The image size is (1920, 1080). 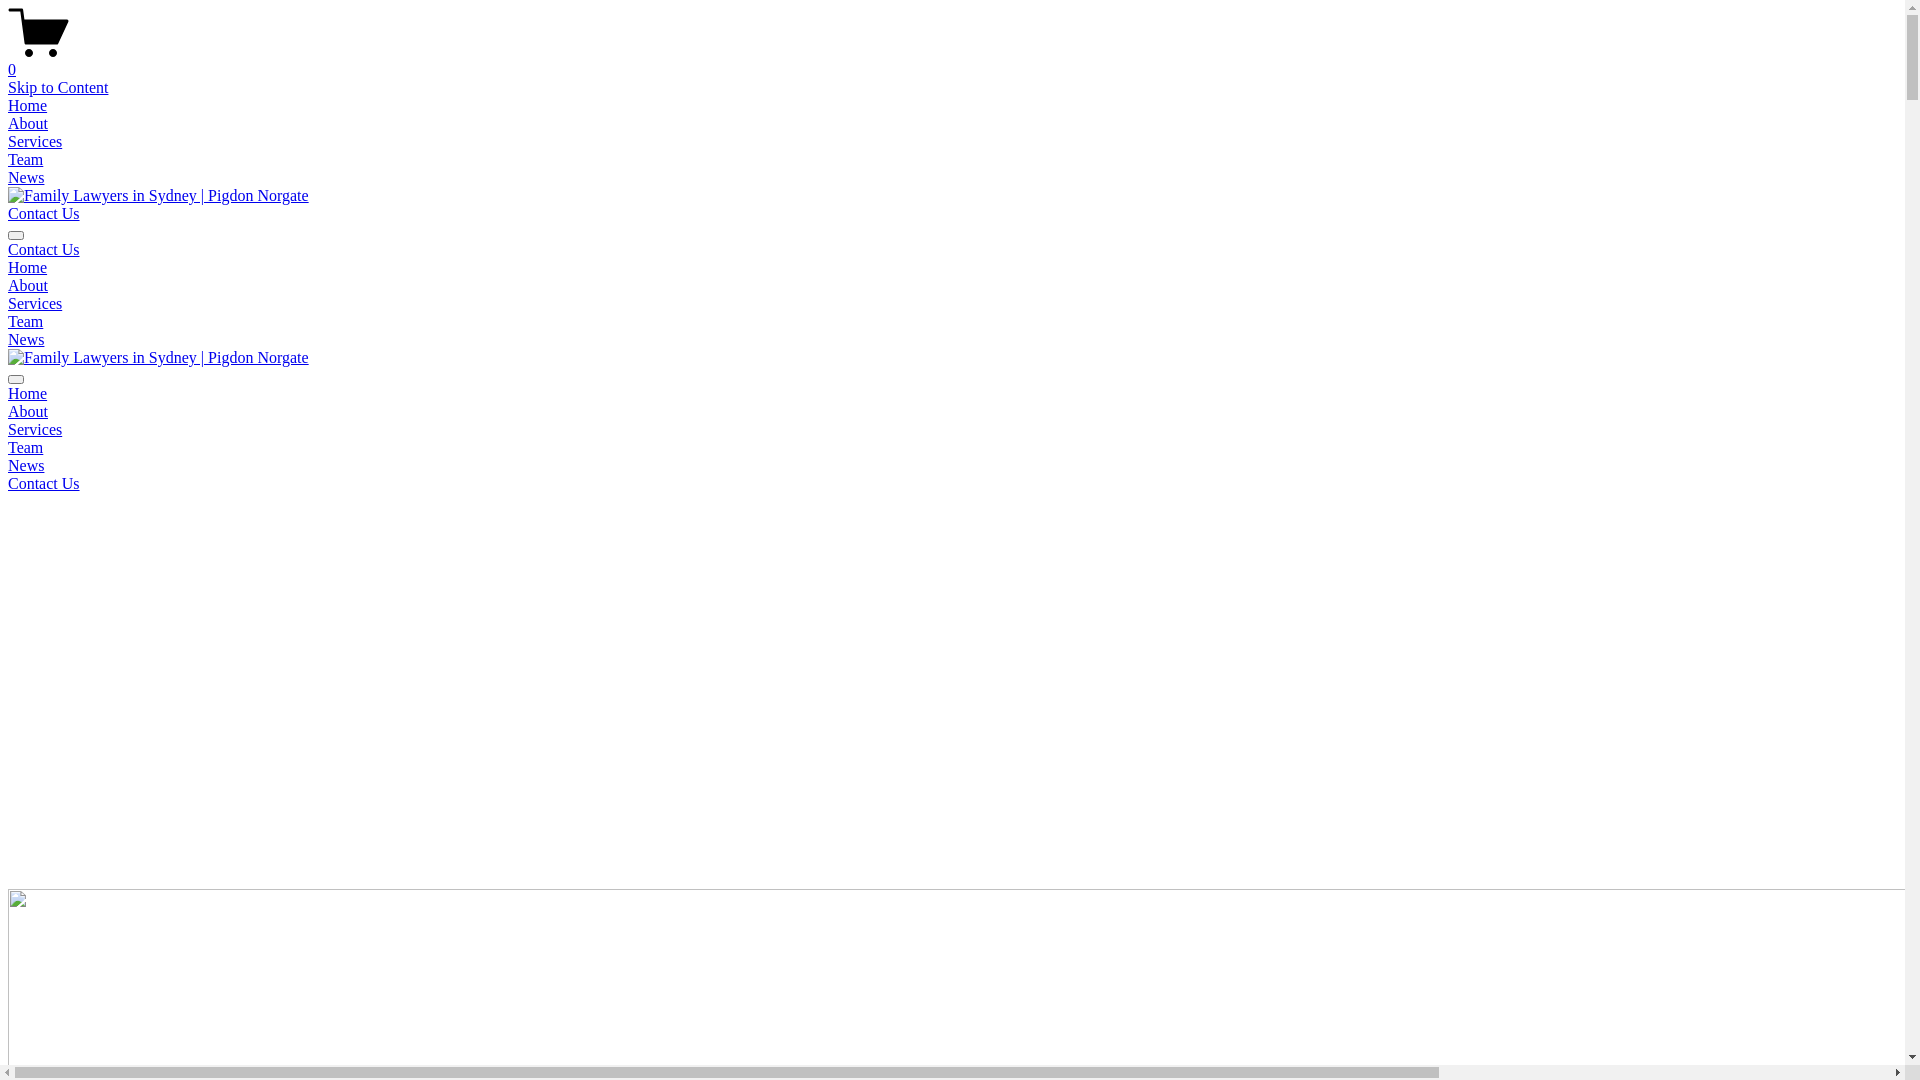 What do you see at coordinates (25, 158) in the screenshot?
I see `'Team'` at bounding box center [25, 158].